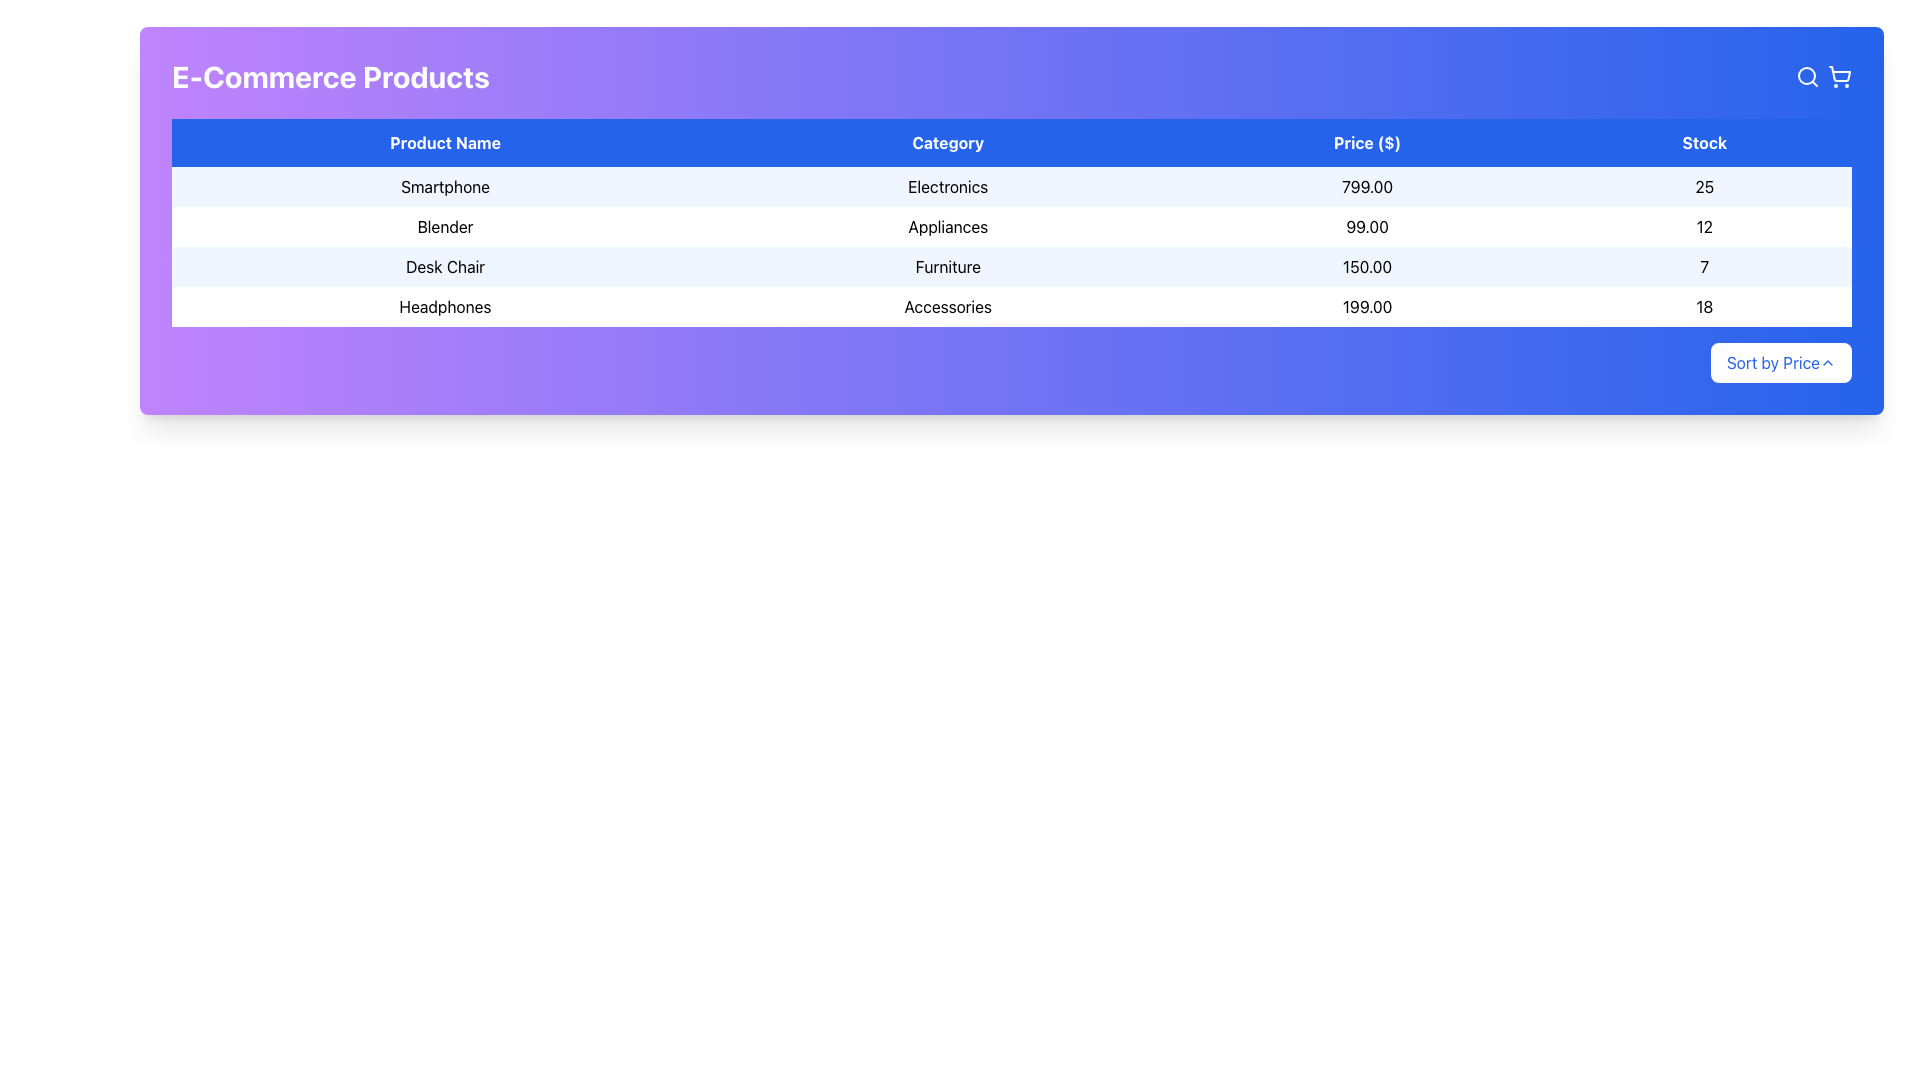 Image resolution: width=1920 pixels, height=1080 pixels. I want to click on the 'Accessories' text label element located in the 'Category' column of the table, which is part of the row associated with 'Headphones', so click(947, 307).